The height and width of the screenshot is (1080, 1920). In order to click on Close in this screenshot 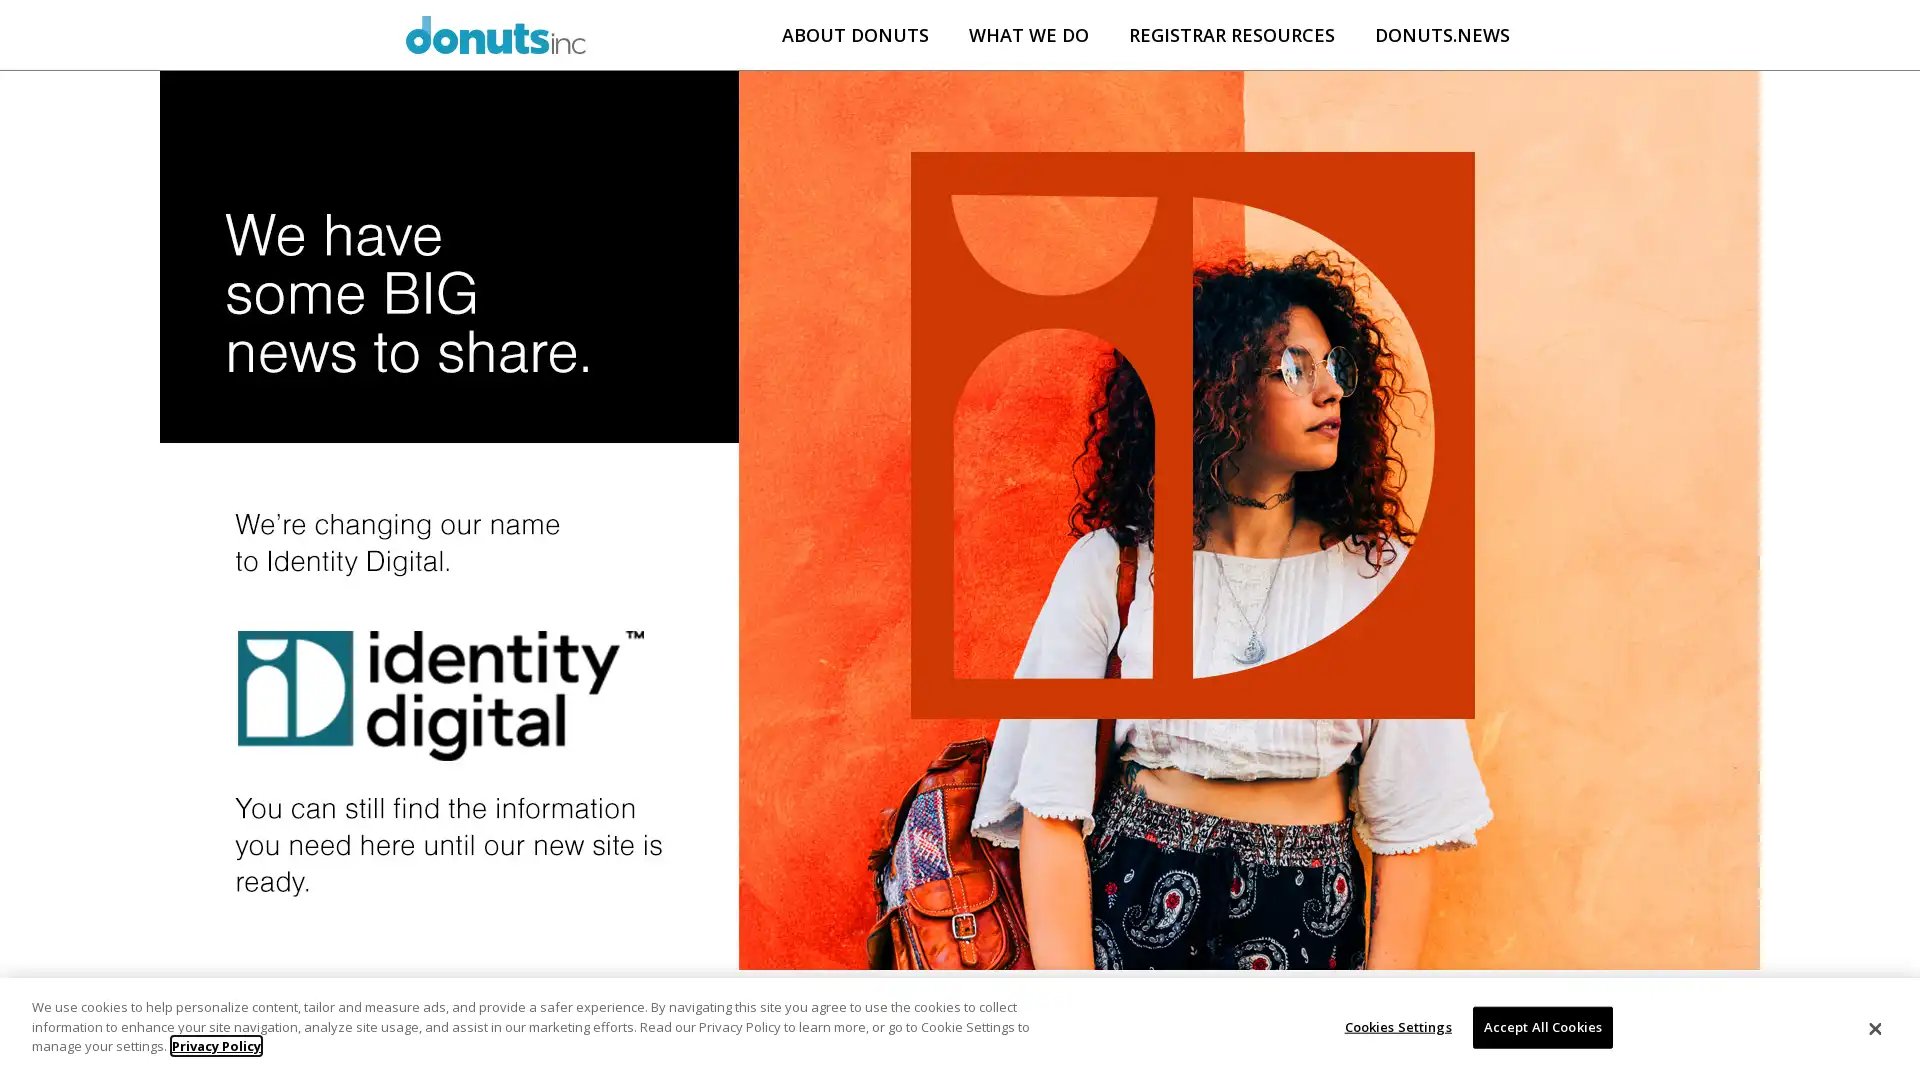, I will do `click(1873, 1029)`.